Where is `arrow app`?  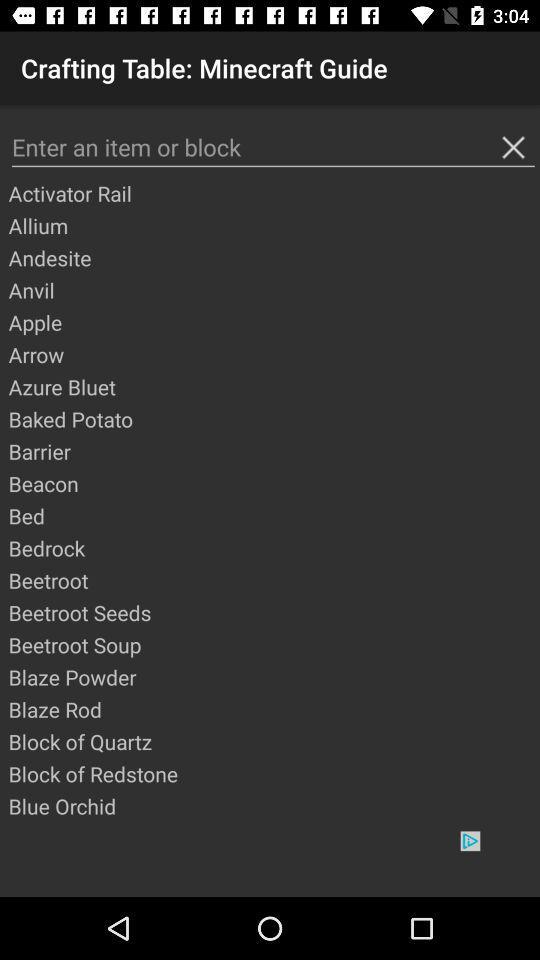
arrow app is located at coordinates (272, 354).